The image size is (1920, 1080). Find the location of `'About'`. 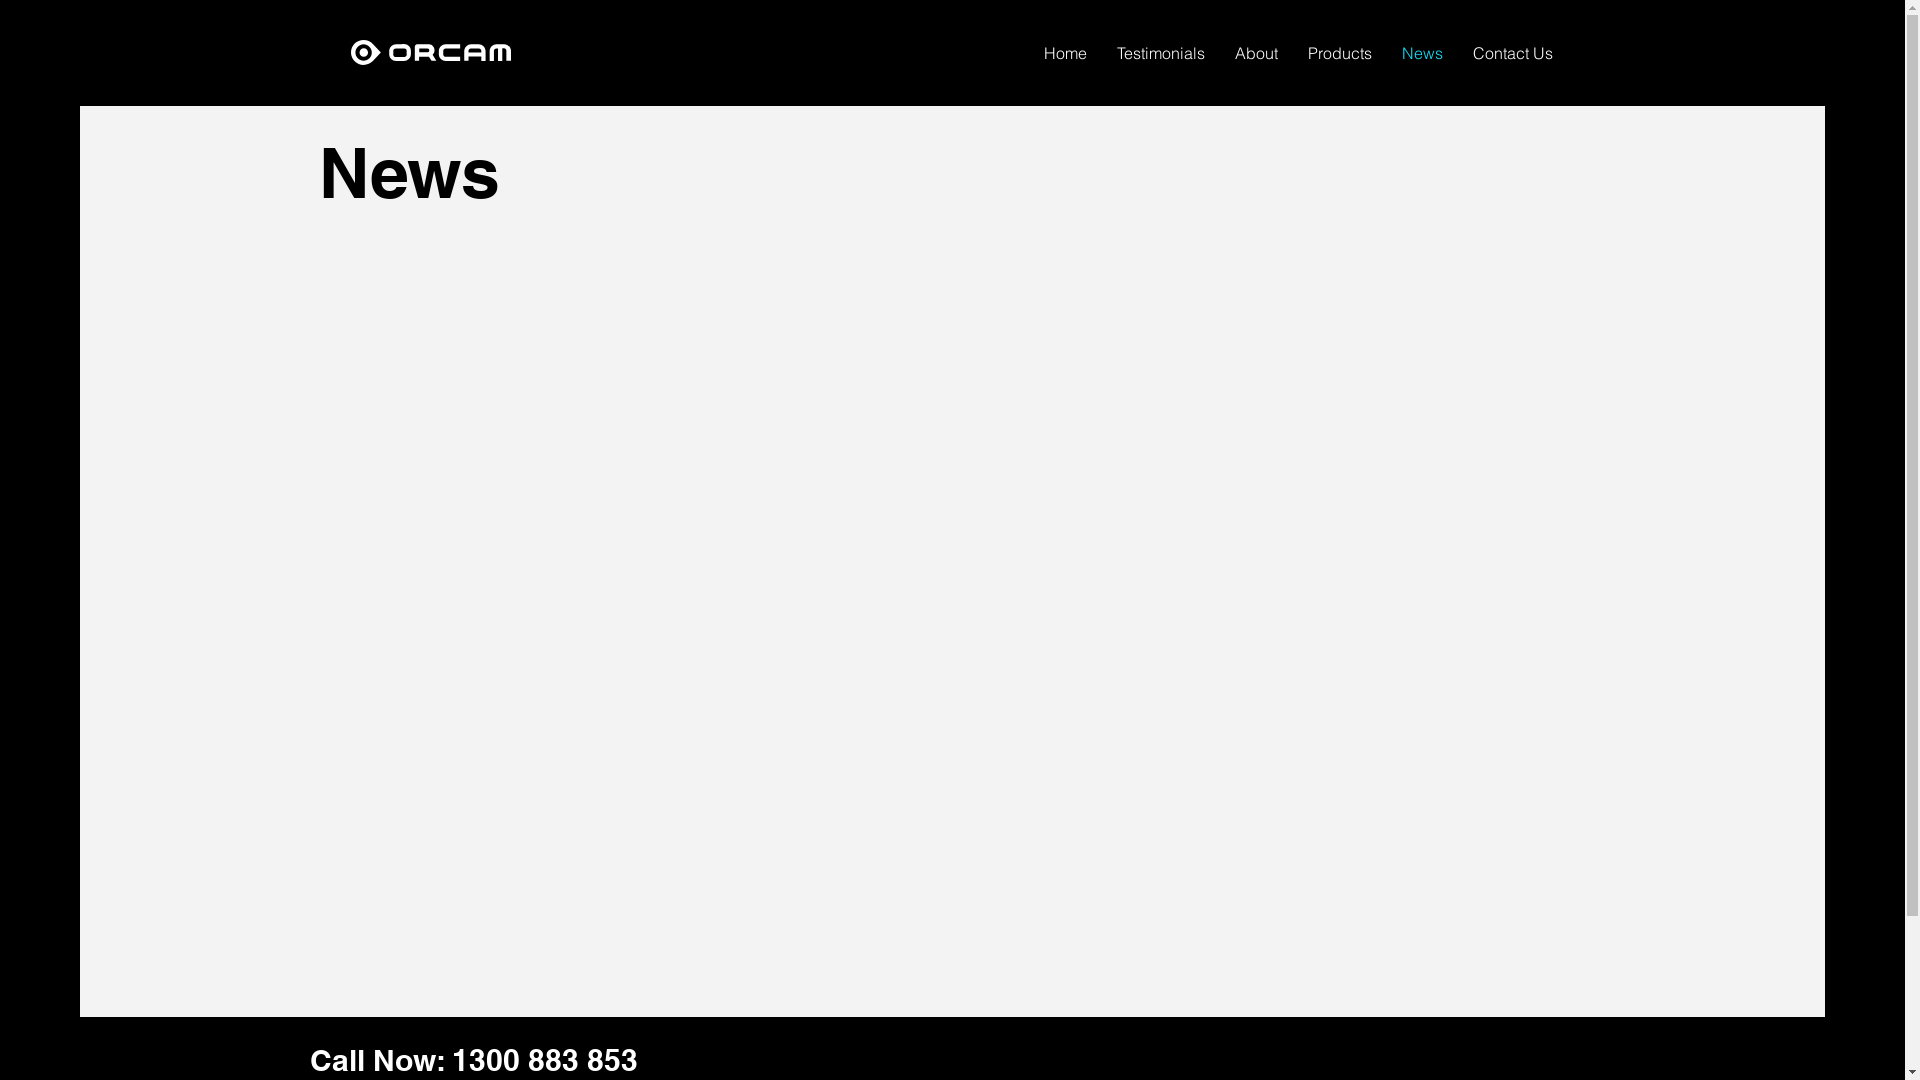

'About' is located at coordinates (1255, 52).